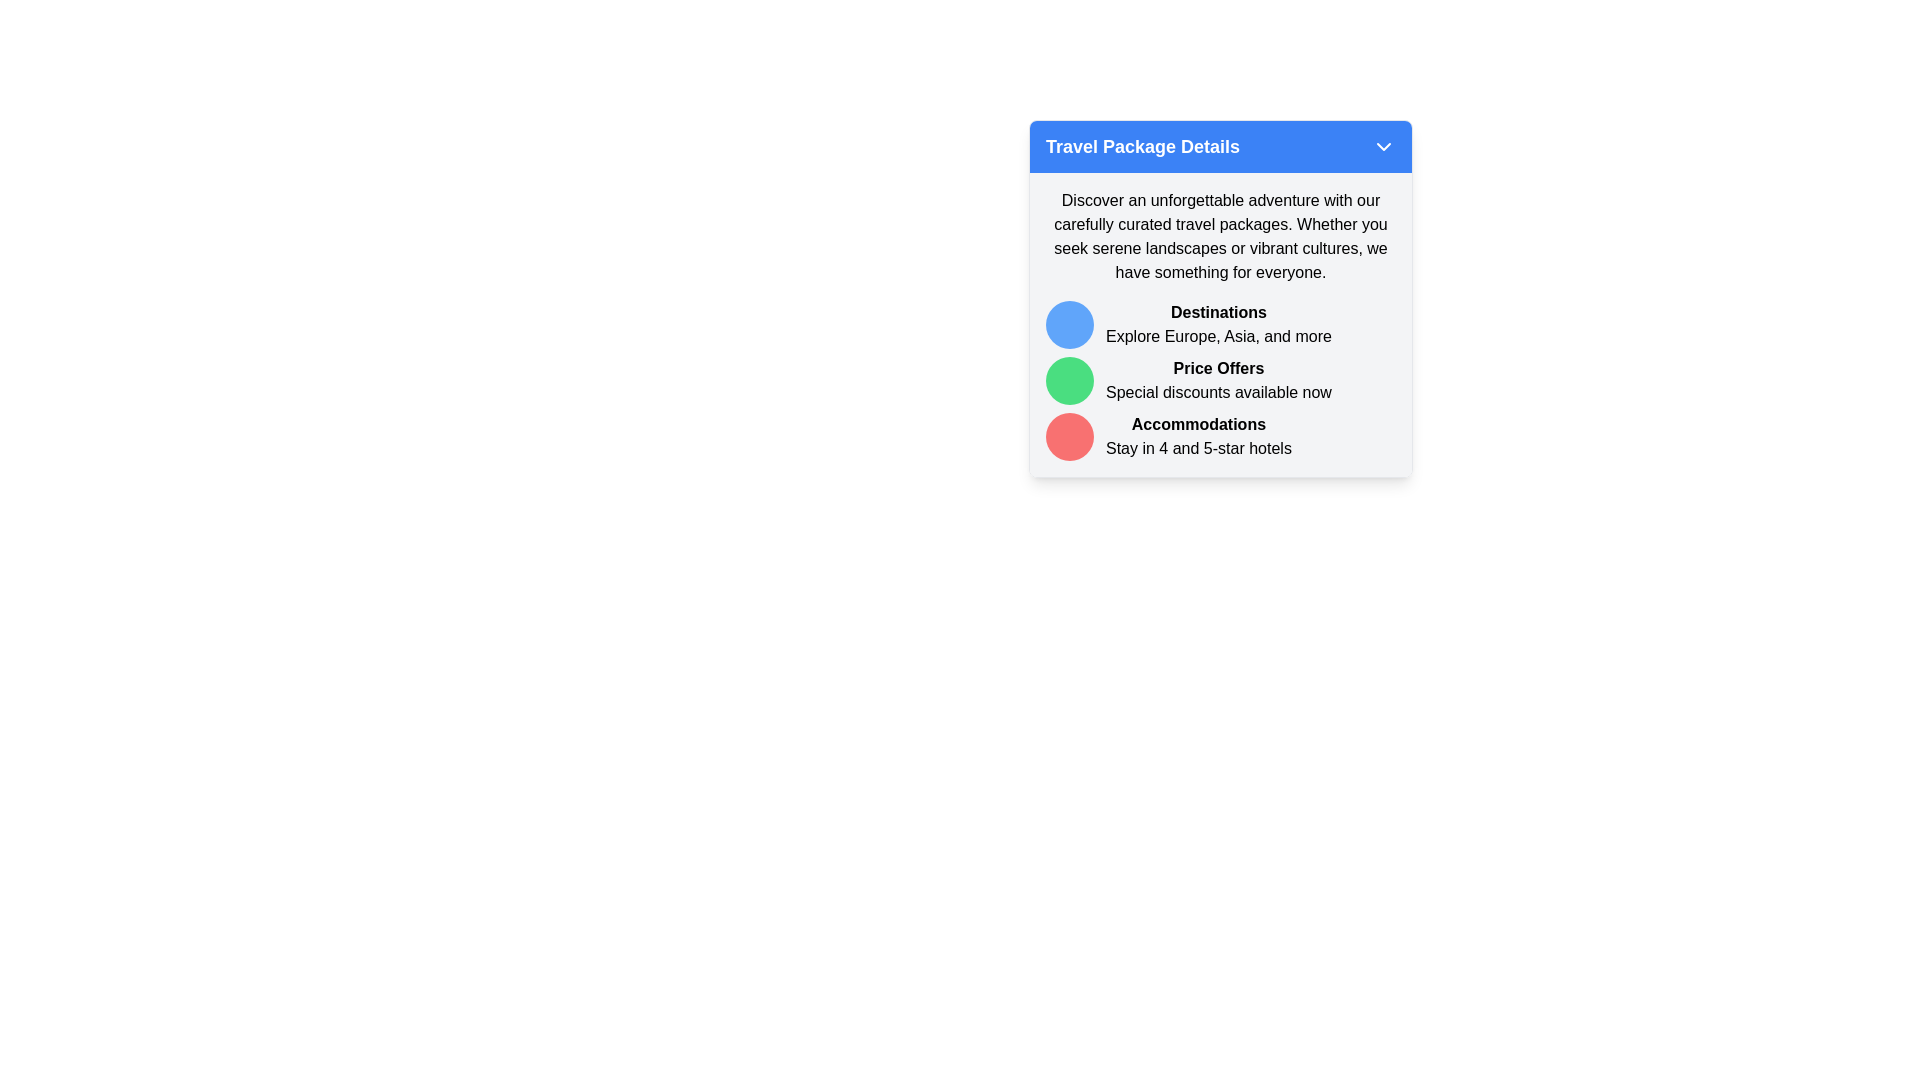  What do you see at coordinates (1219, 235) in the screenshot?
I see `introductory text block providing context for the travel packages, positioned below the blue header 'Travel Package Details'` at bounding box center [1219, 235].